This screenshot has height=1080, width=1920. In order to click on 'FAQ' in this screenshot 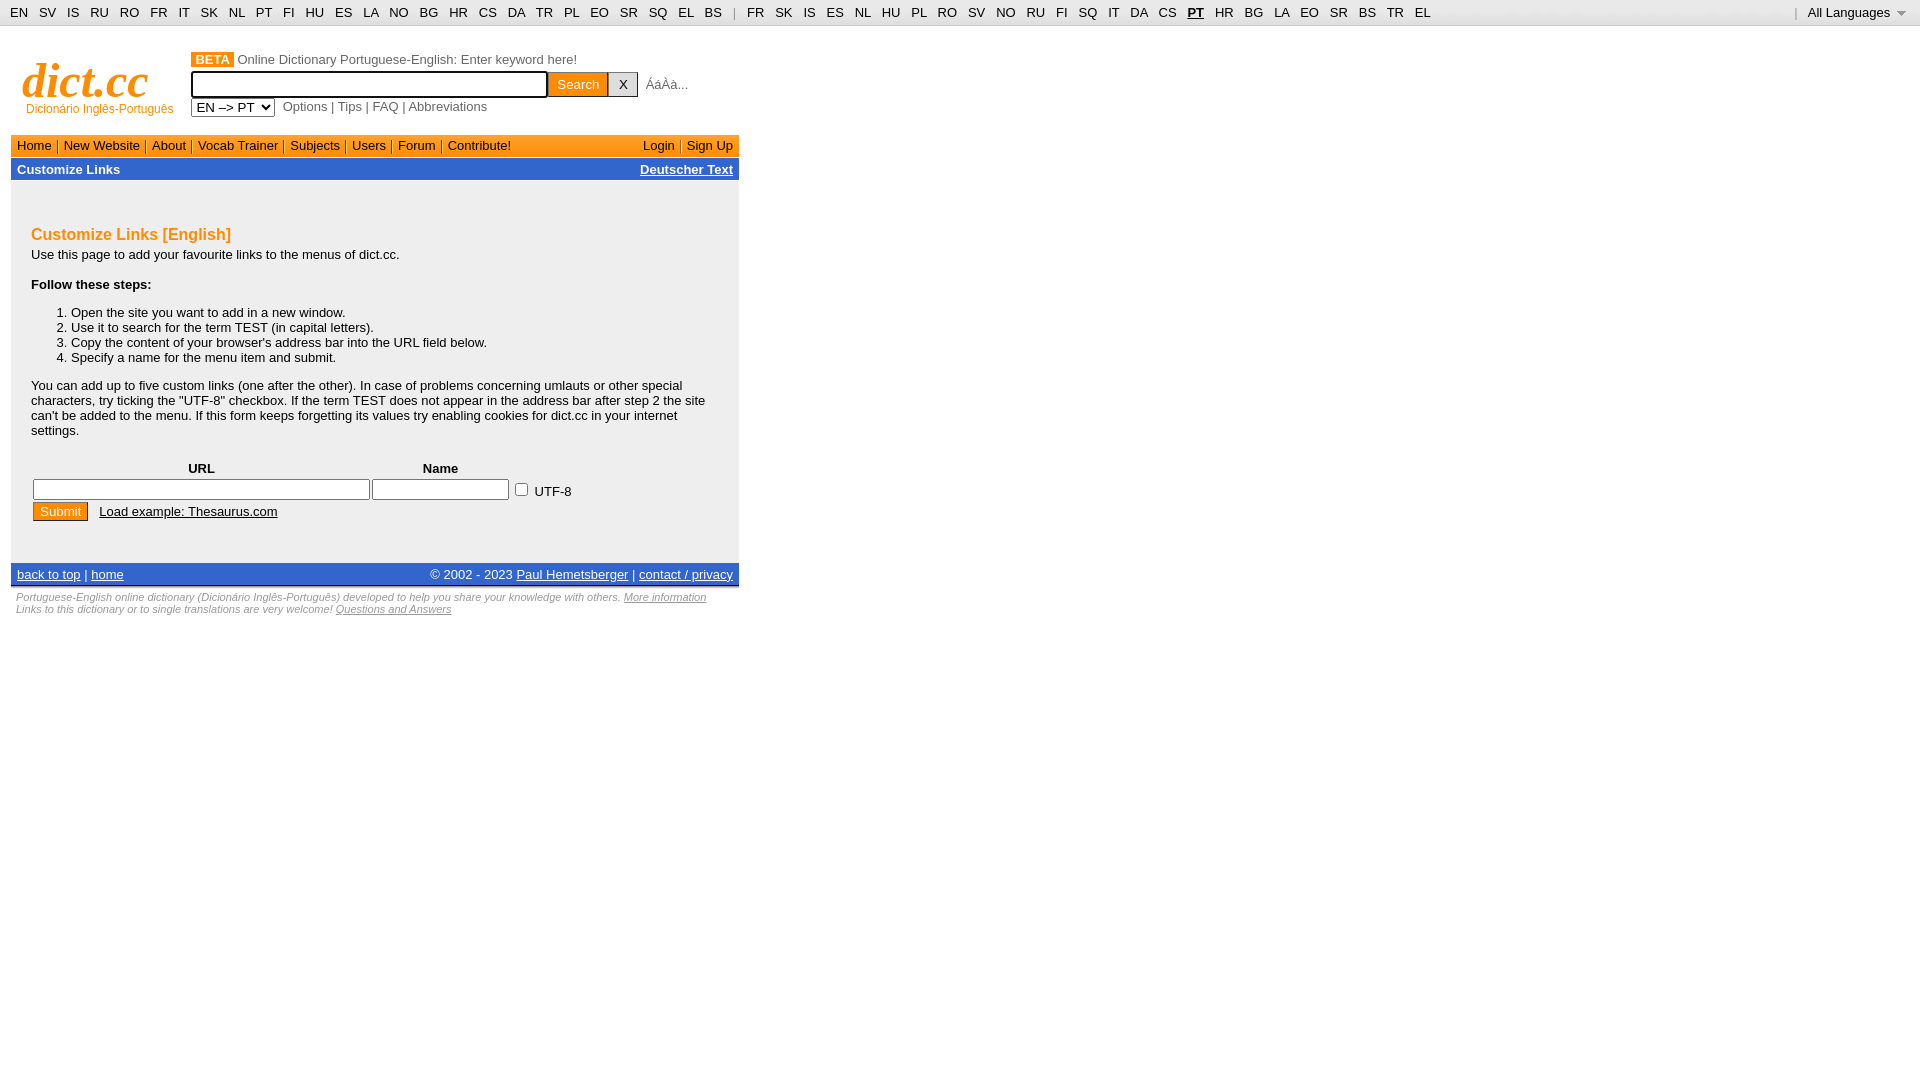, I will do `click(385, 106)`.